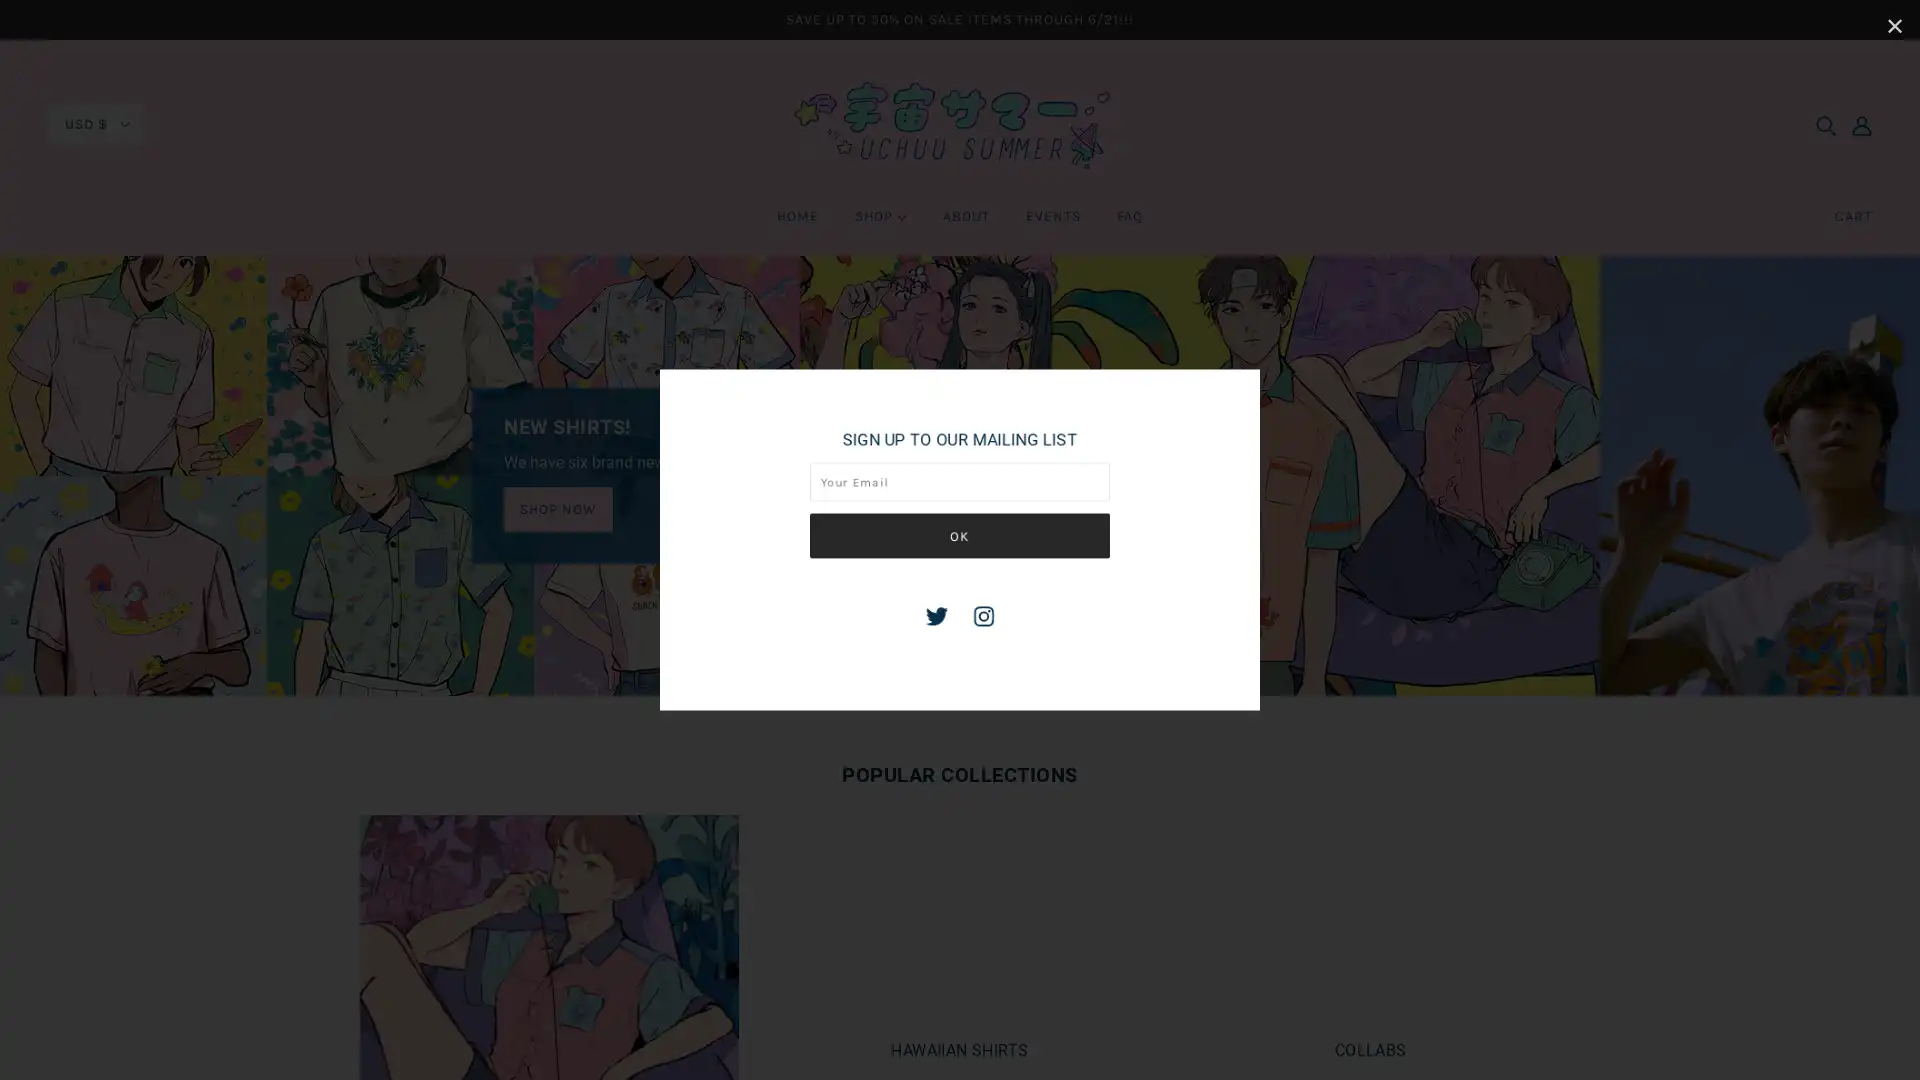 Image resolution: width=1920 pixels, height=1080 pixels. Describe the element at coordinates (960, 534) in the screenshot. I see `Ok` at that location.